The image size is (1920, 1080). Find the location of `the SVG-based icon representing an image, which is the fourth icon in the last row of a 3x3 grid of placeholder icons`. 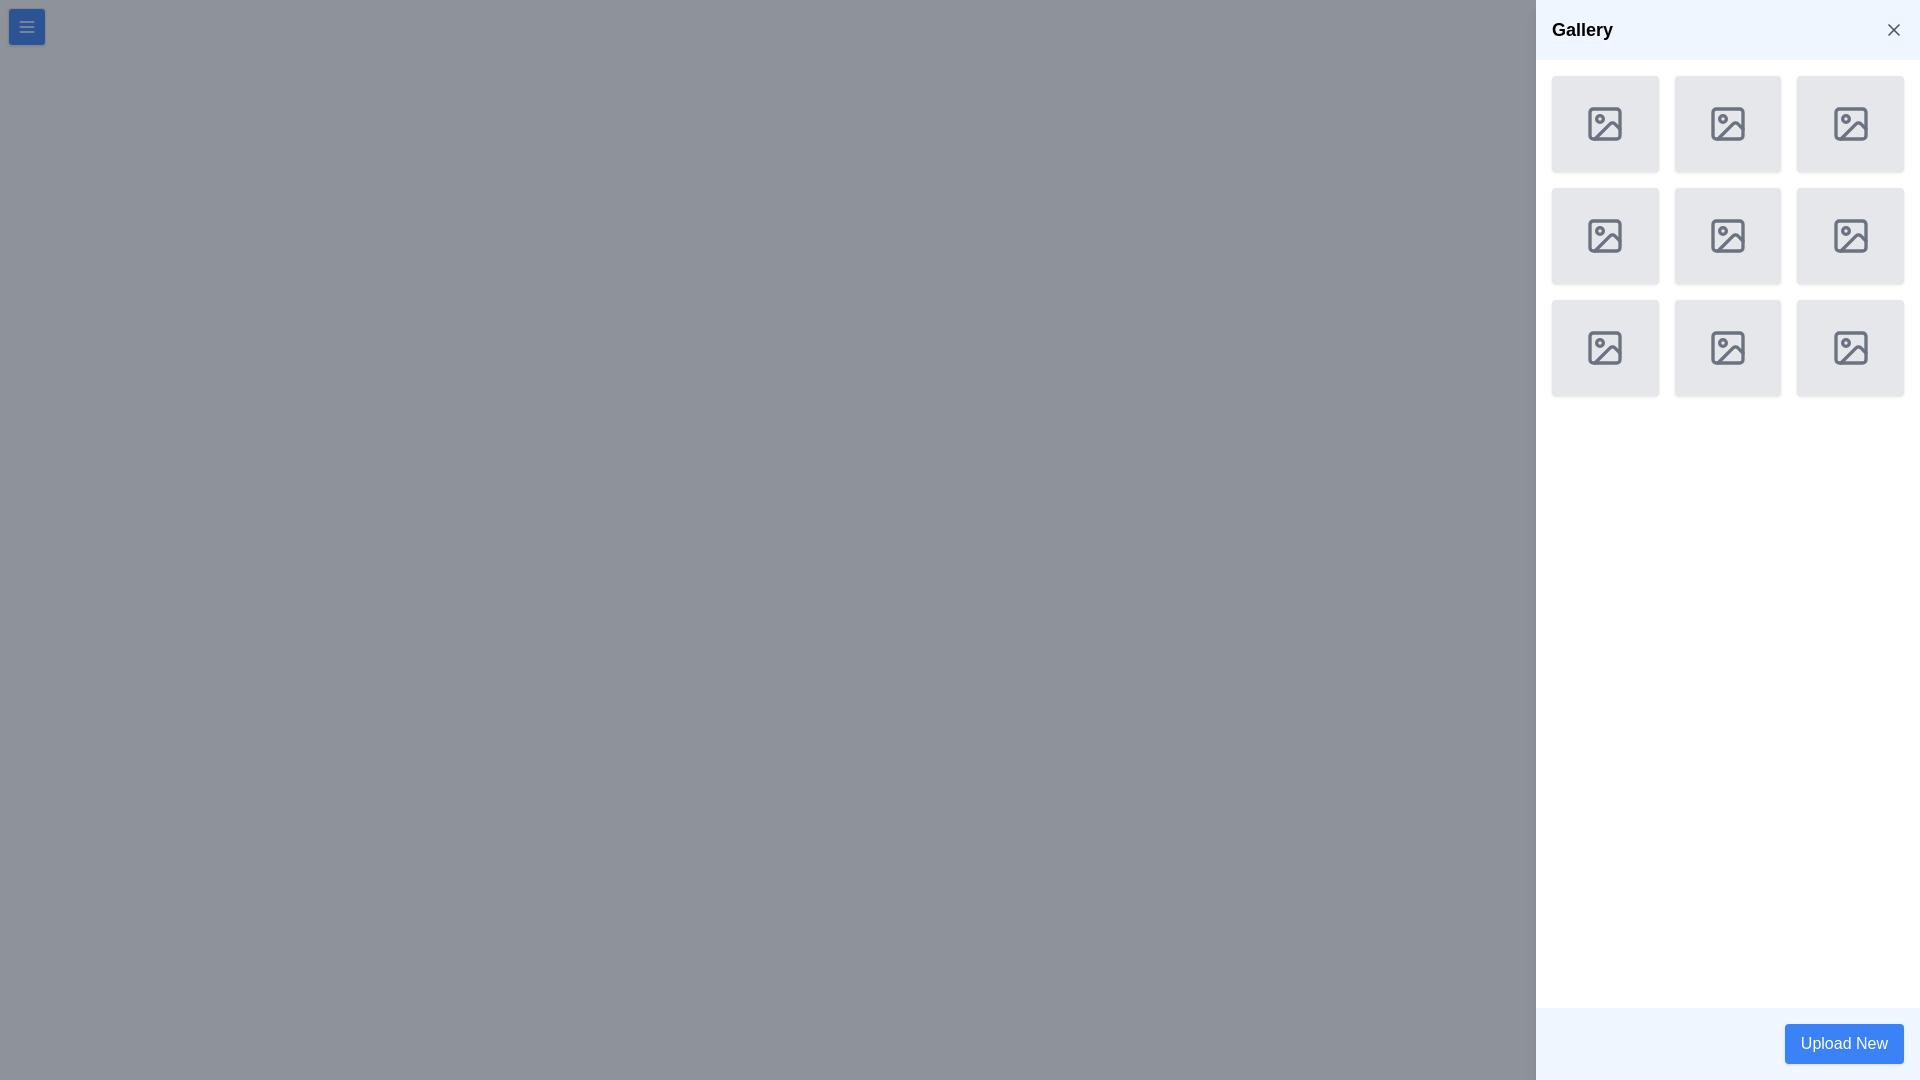

the SVG-based icon representing an image, which is the fourth icon in the last row of a 3x3 grid of placeholder icons is located at coordinates (1849, 346).